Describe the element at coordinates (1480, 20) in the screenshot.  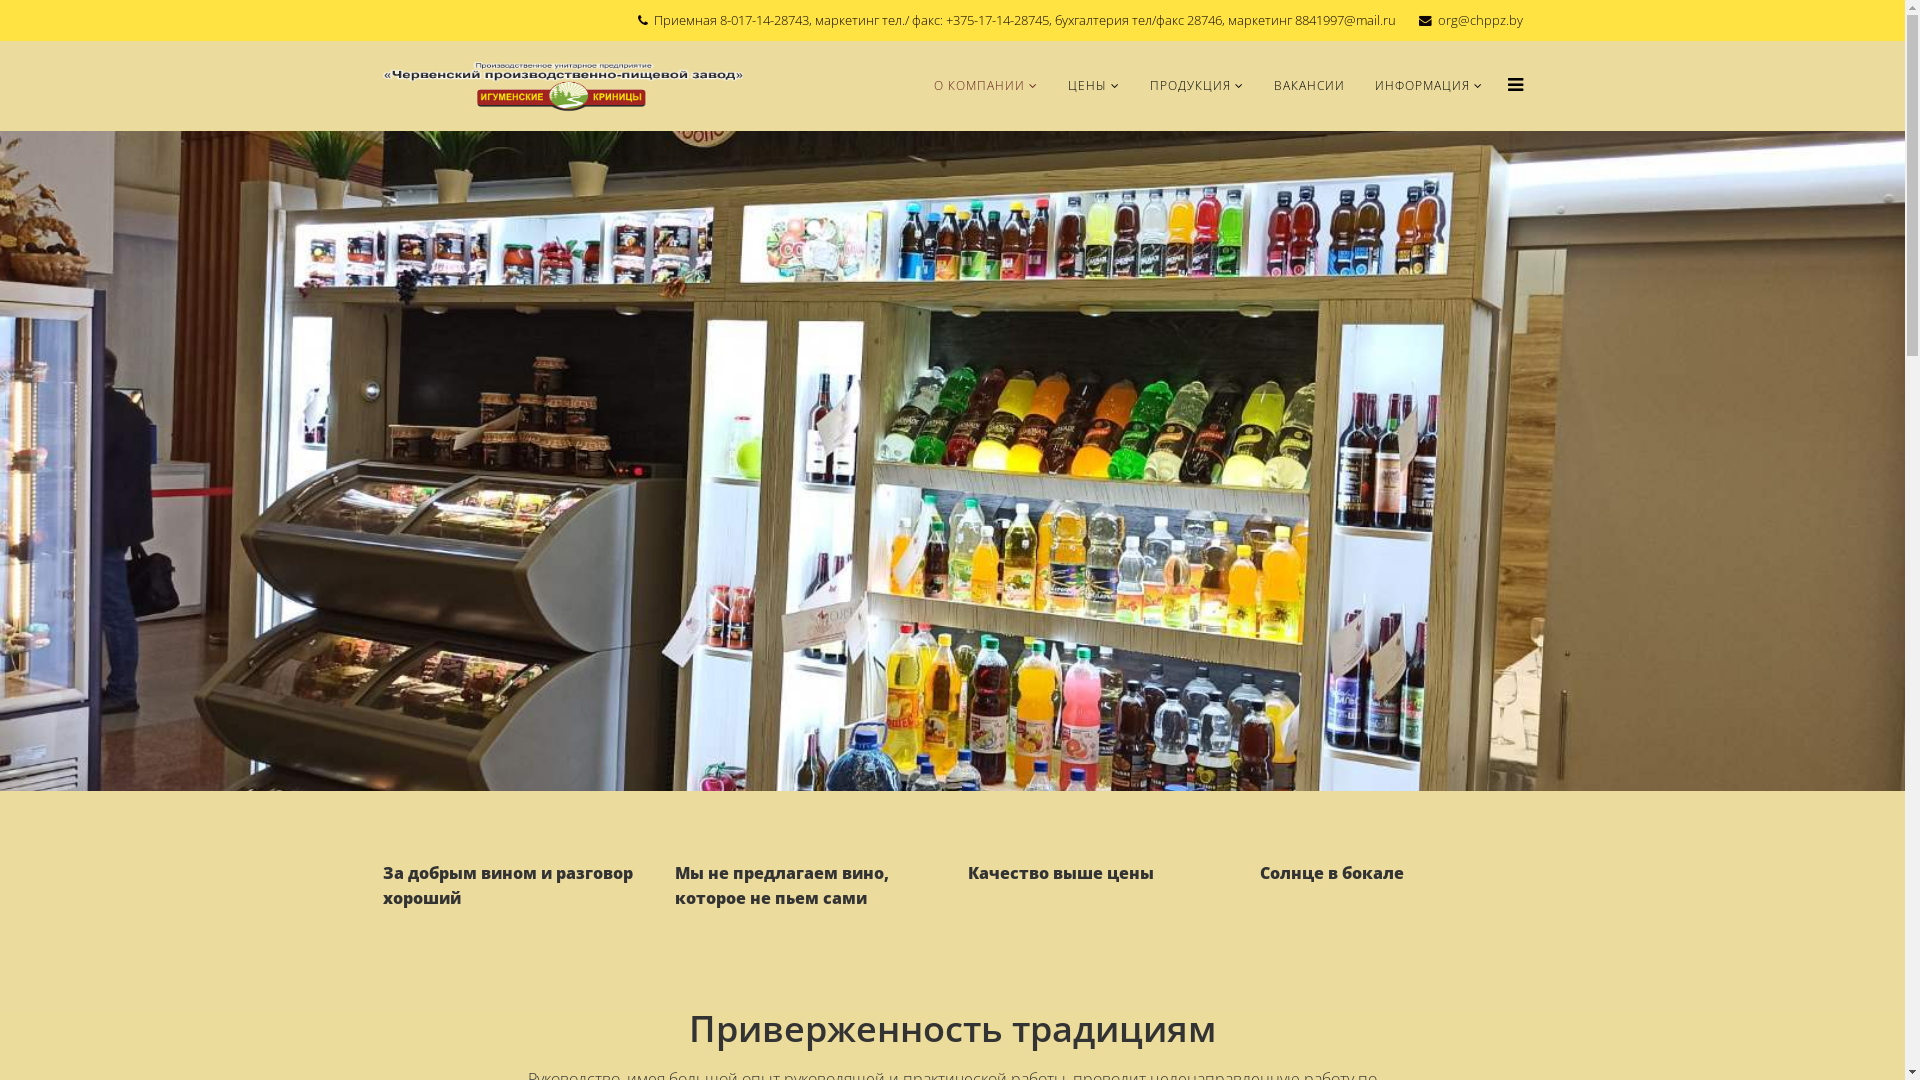
I see `'org@chppz.by'` at that location.